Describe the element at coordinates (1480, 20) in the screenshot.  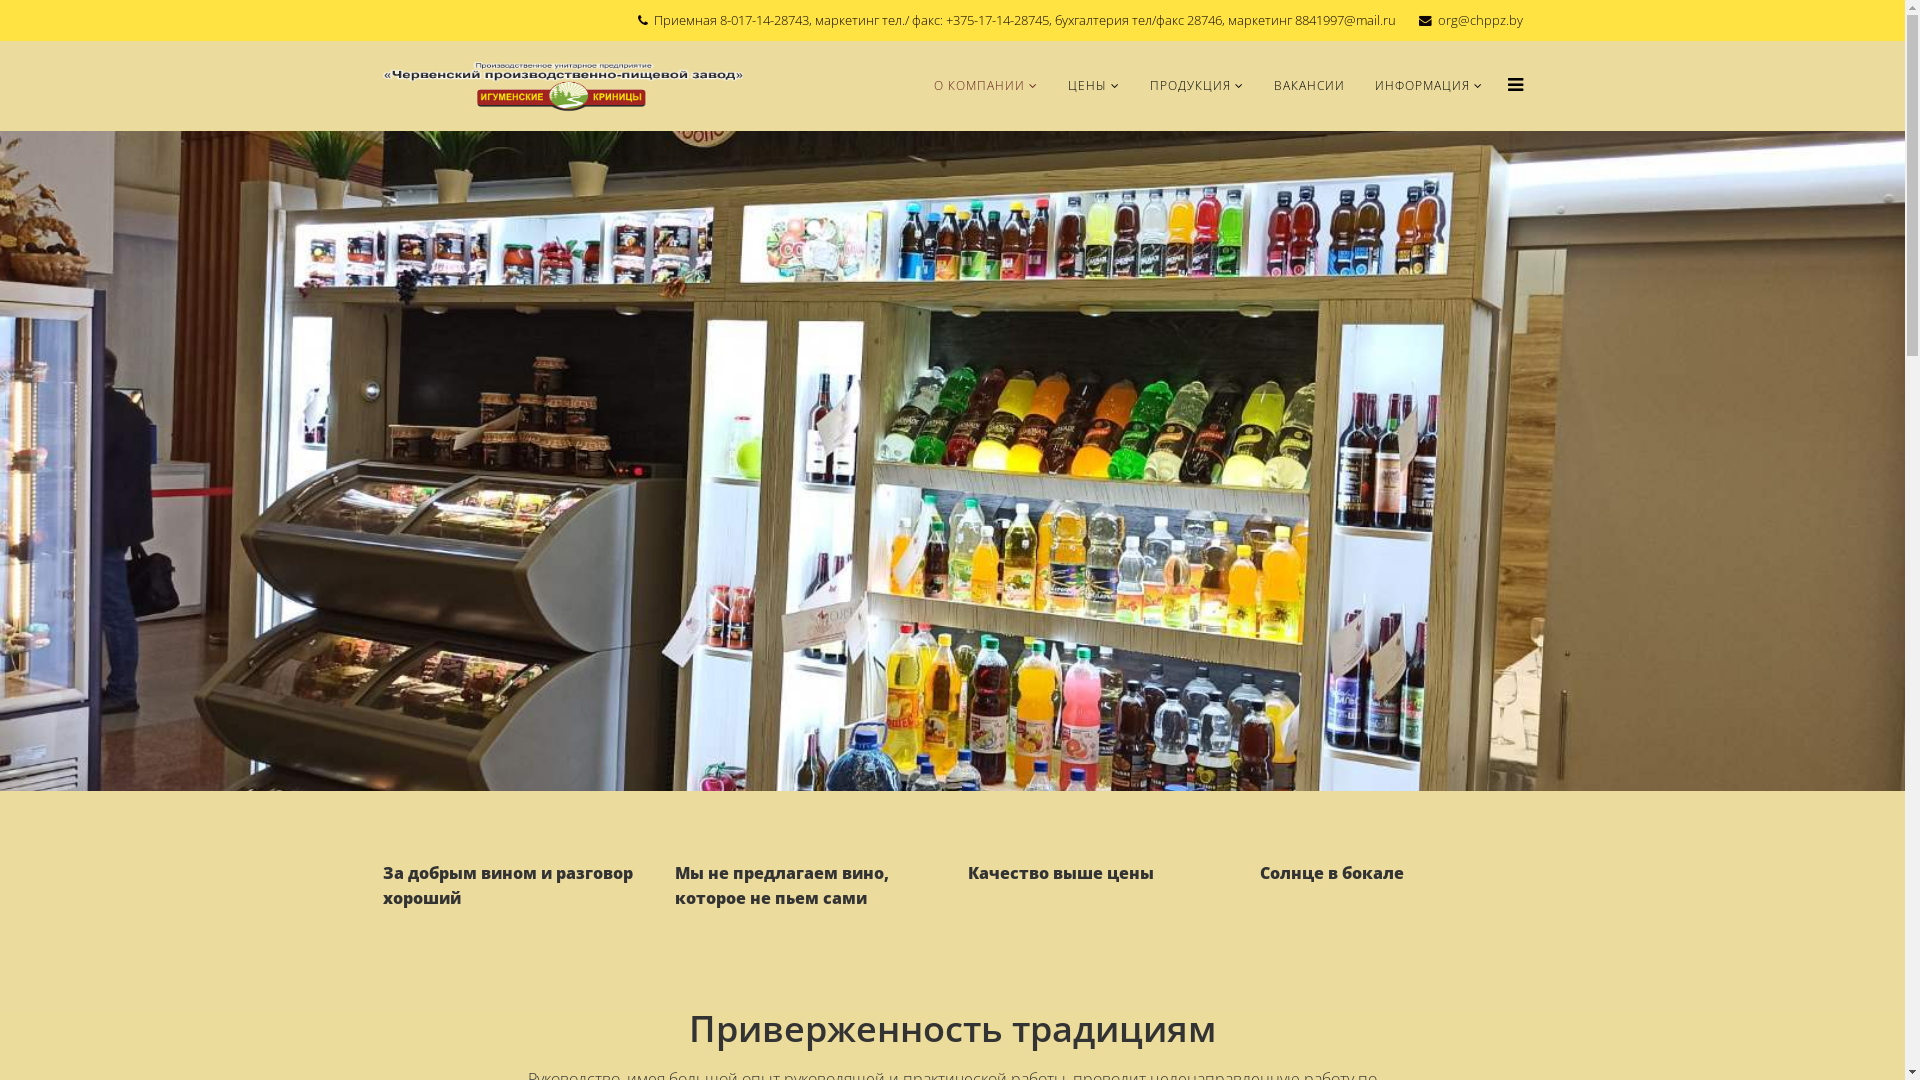
I see `'org@chppz.by'` at that location.